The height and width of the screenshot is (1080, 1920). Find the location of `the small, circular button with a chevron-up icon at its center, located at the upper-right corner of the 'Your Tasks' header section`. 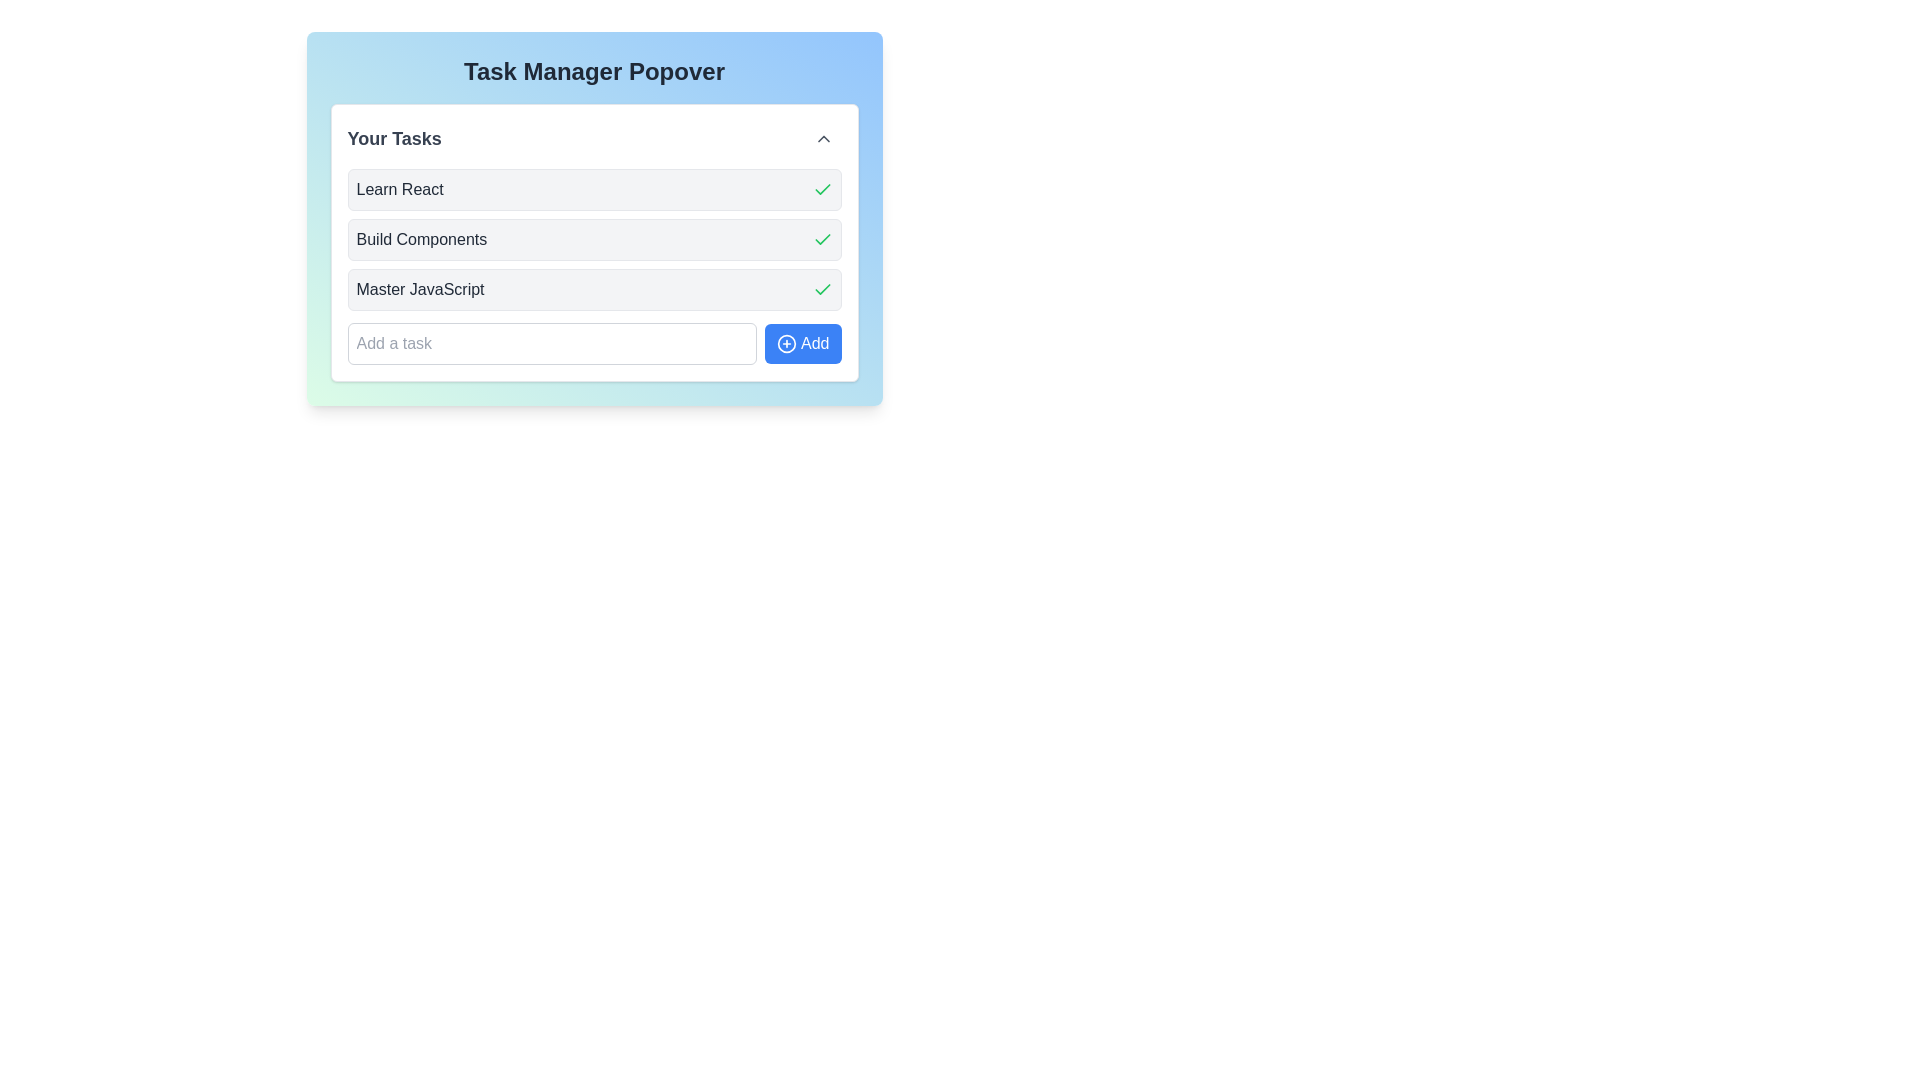

the small, circular button with a chevron-up icon at its center, located at the upper-right corner of the 'Your Tasks' header section is located at coordinates (823, 137).